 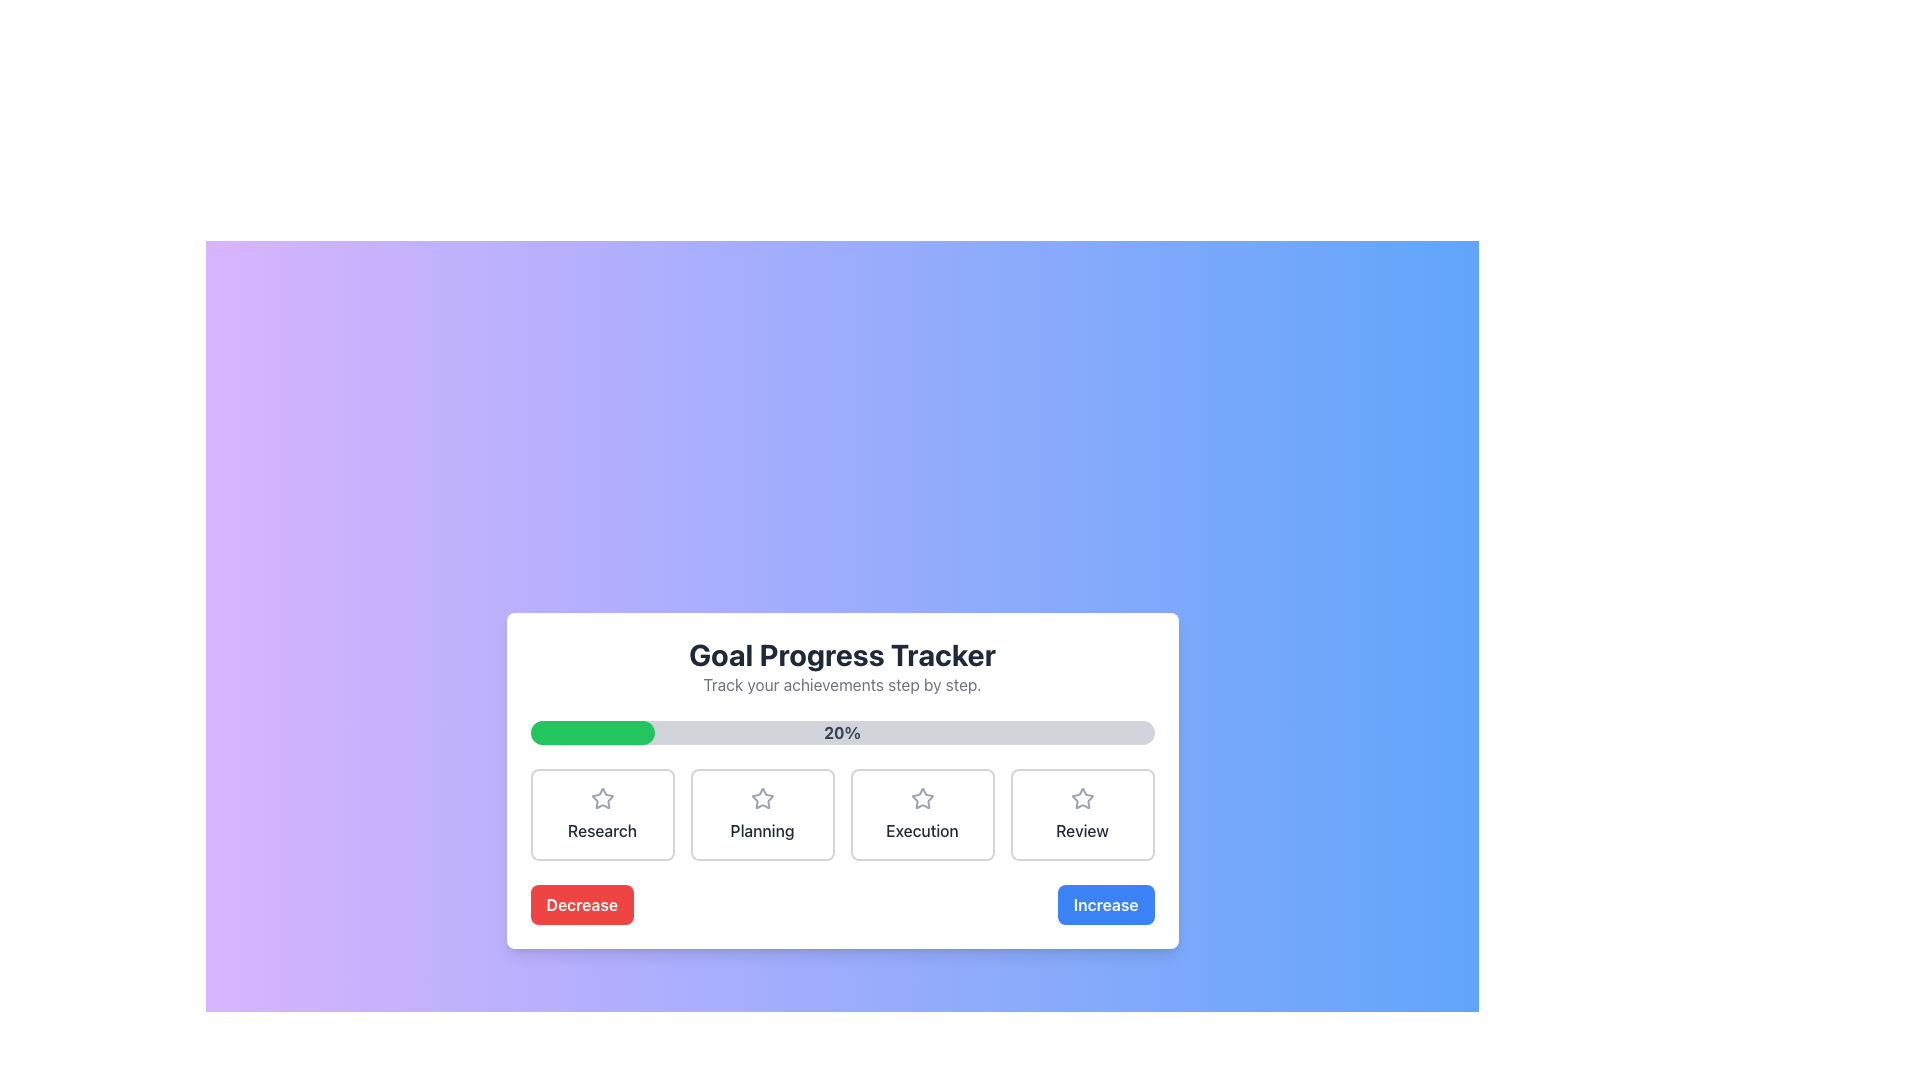 What do you see at coordinates (761, 814) in the screenshot?
I see `the 'Planning' informational element, which is the second item in a row of four, located between 'Research' and 'Execution'` at bounding box center [761, 814].